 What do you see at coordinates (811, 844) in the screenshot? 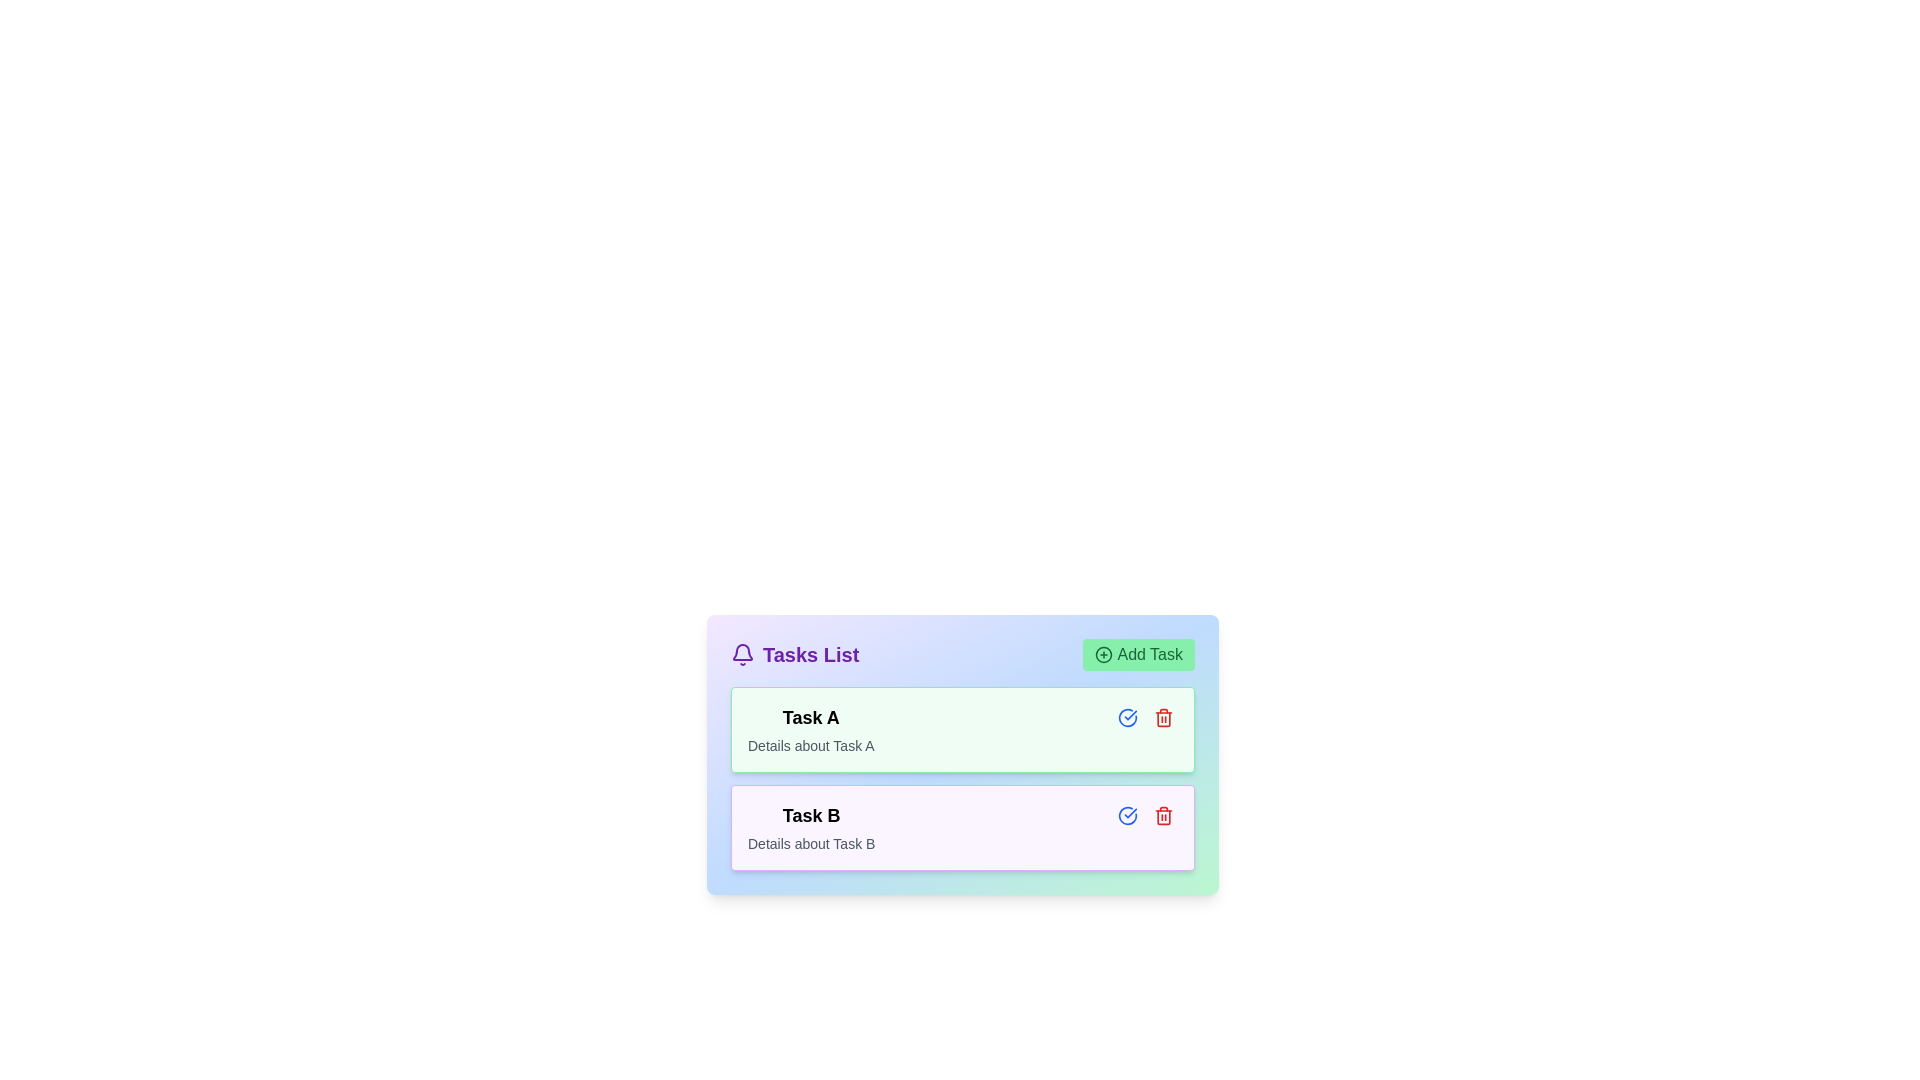
I see `the text label that reads 'Details about Task B', which is styled with a small font size and gray color, located directly beneath the heading 'Task B'` at bounding box center [811, 844].